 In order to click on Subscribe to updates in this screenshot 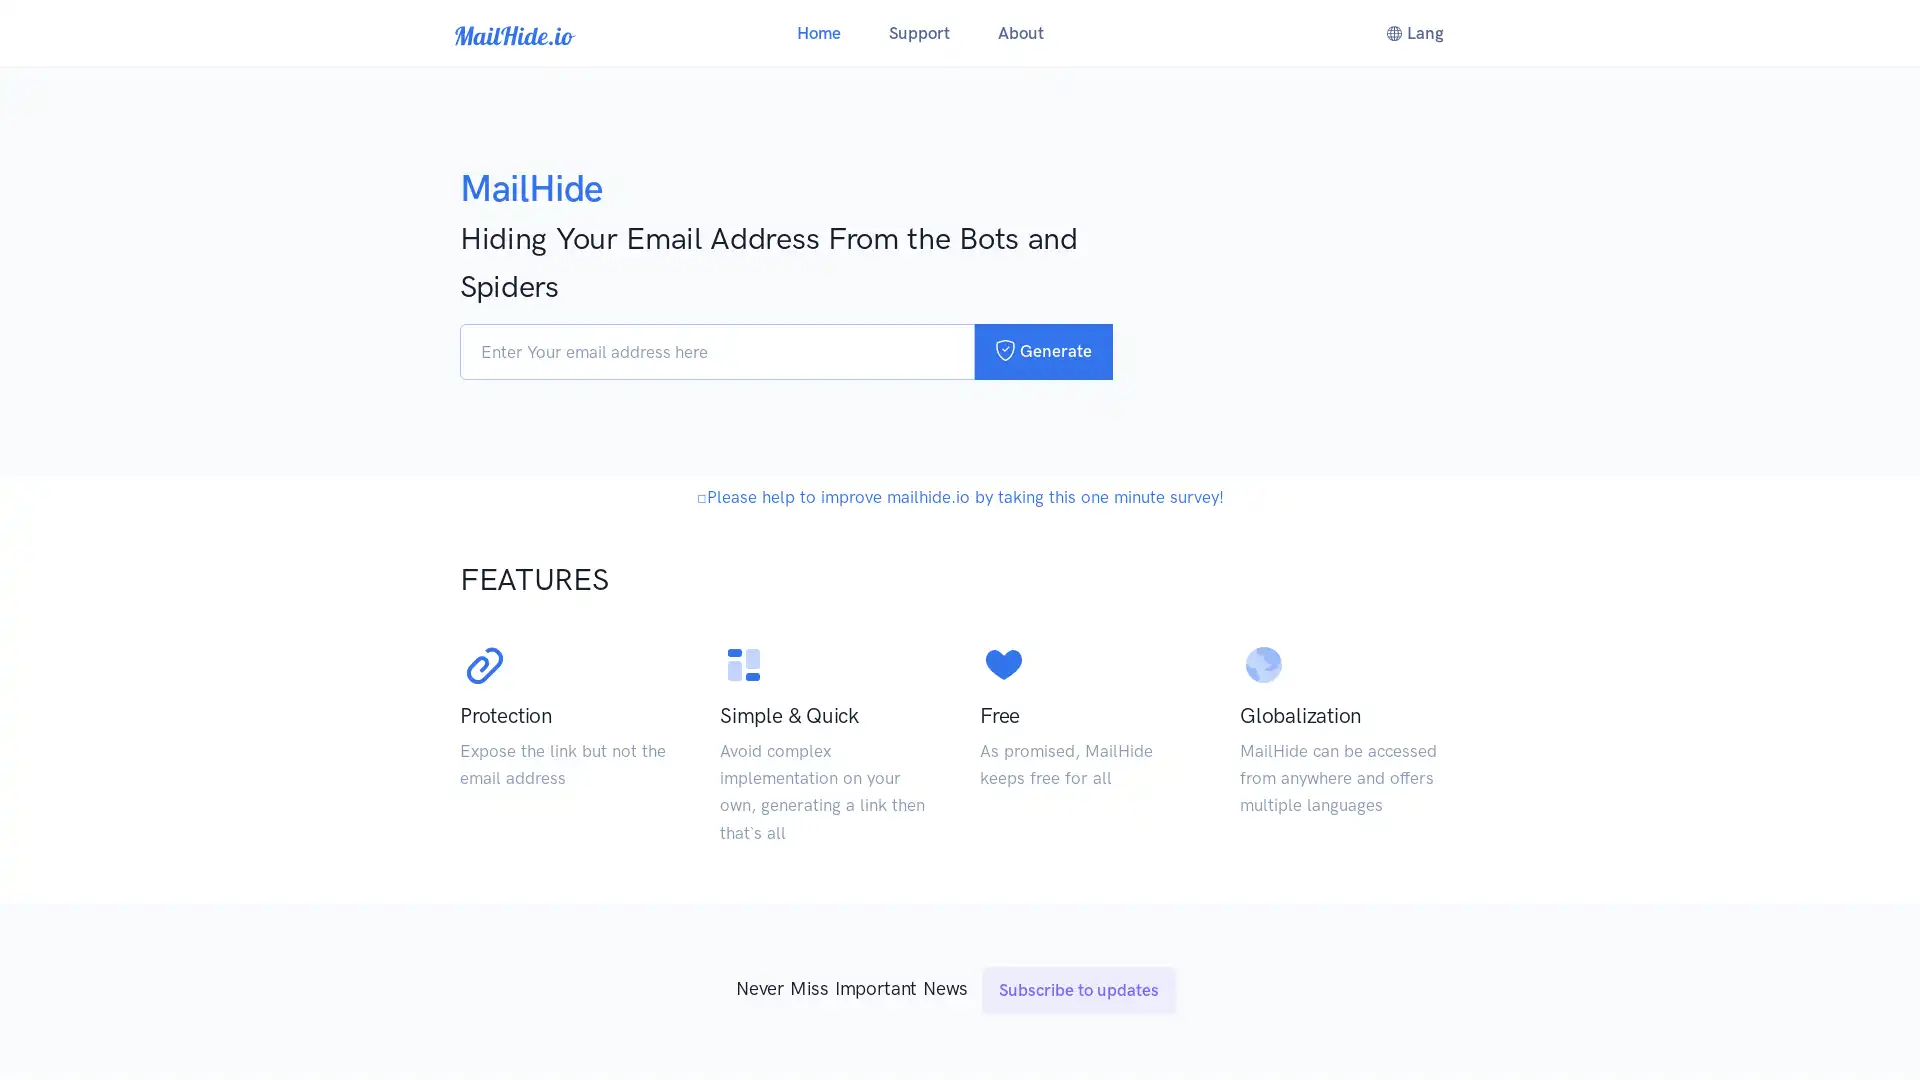, I will do `click(1078, 1039)`.